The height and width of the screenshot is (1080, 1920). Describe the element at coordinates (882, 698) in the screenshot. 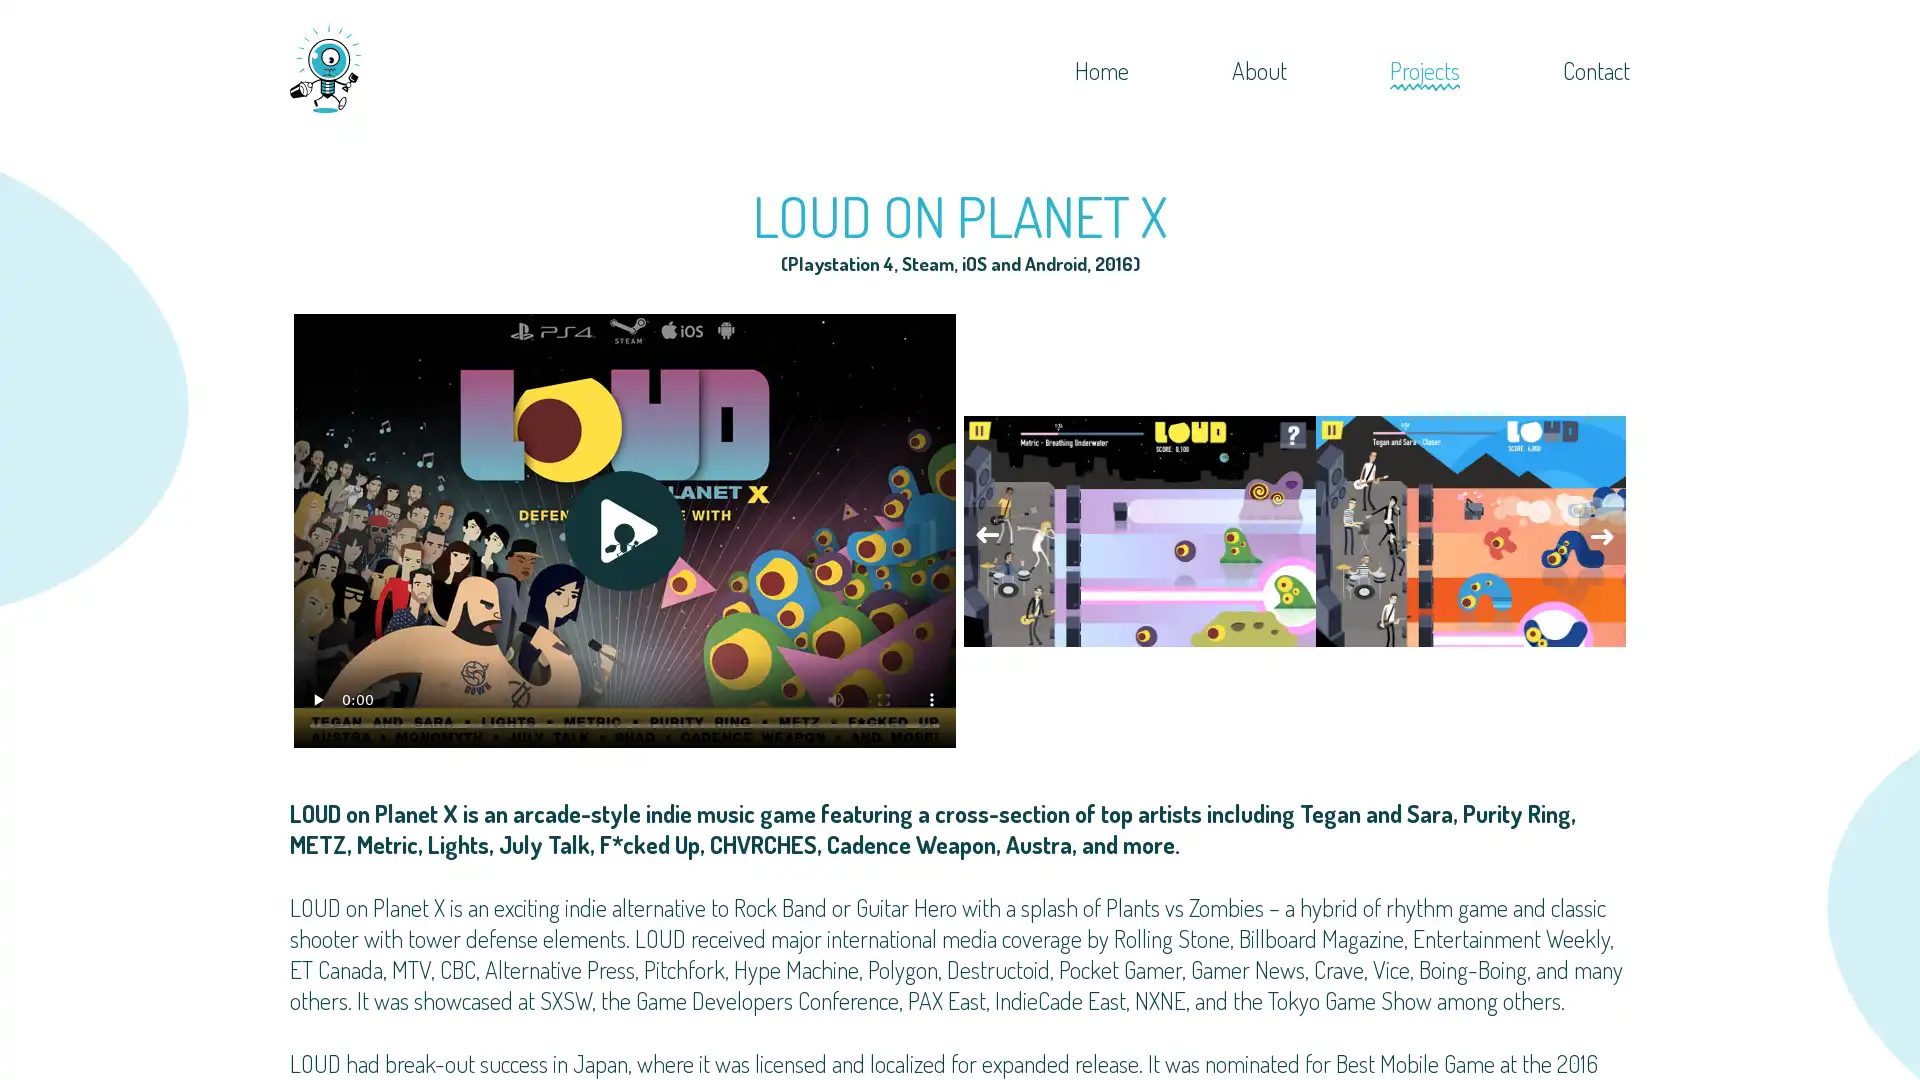

I see `enter full screen` at that location.